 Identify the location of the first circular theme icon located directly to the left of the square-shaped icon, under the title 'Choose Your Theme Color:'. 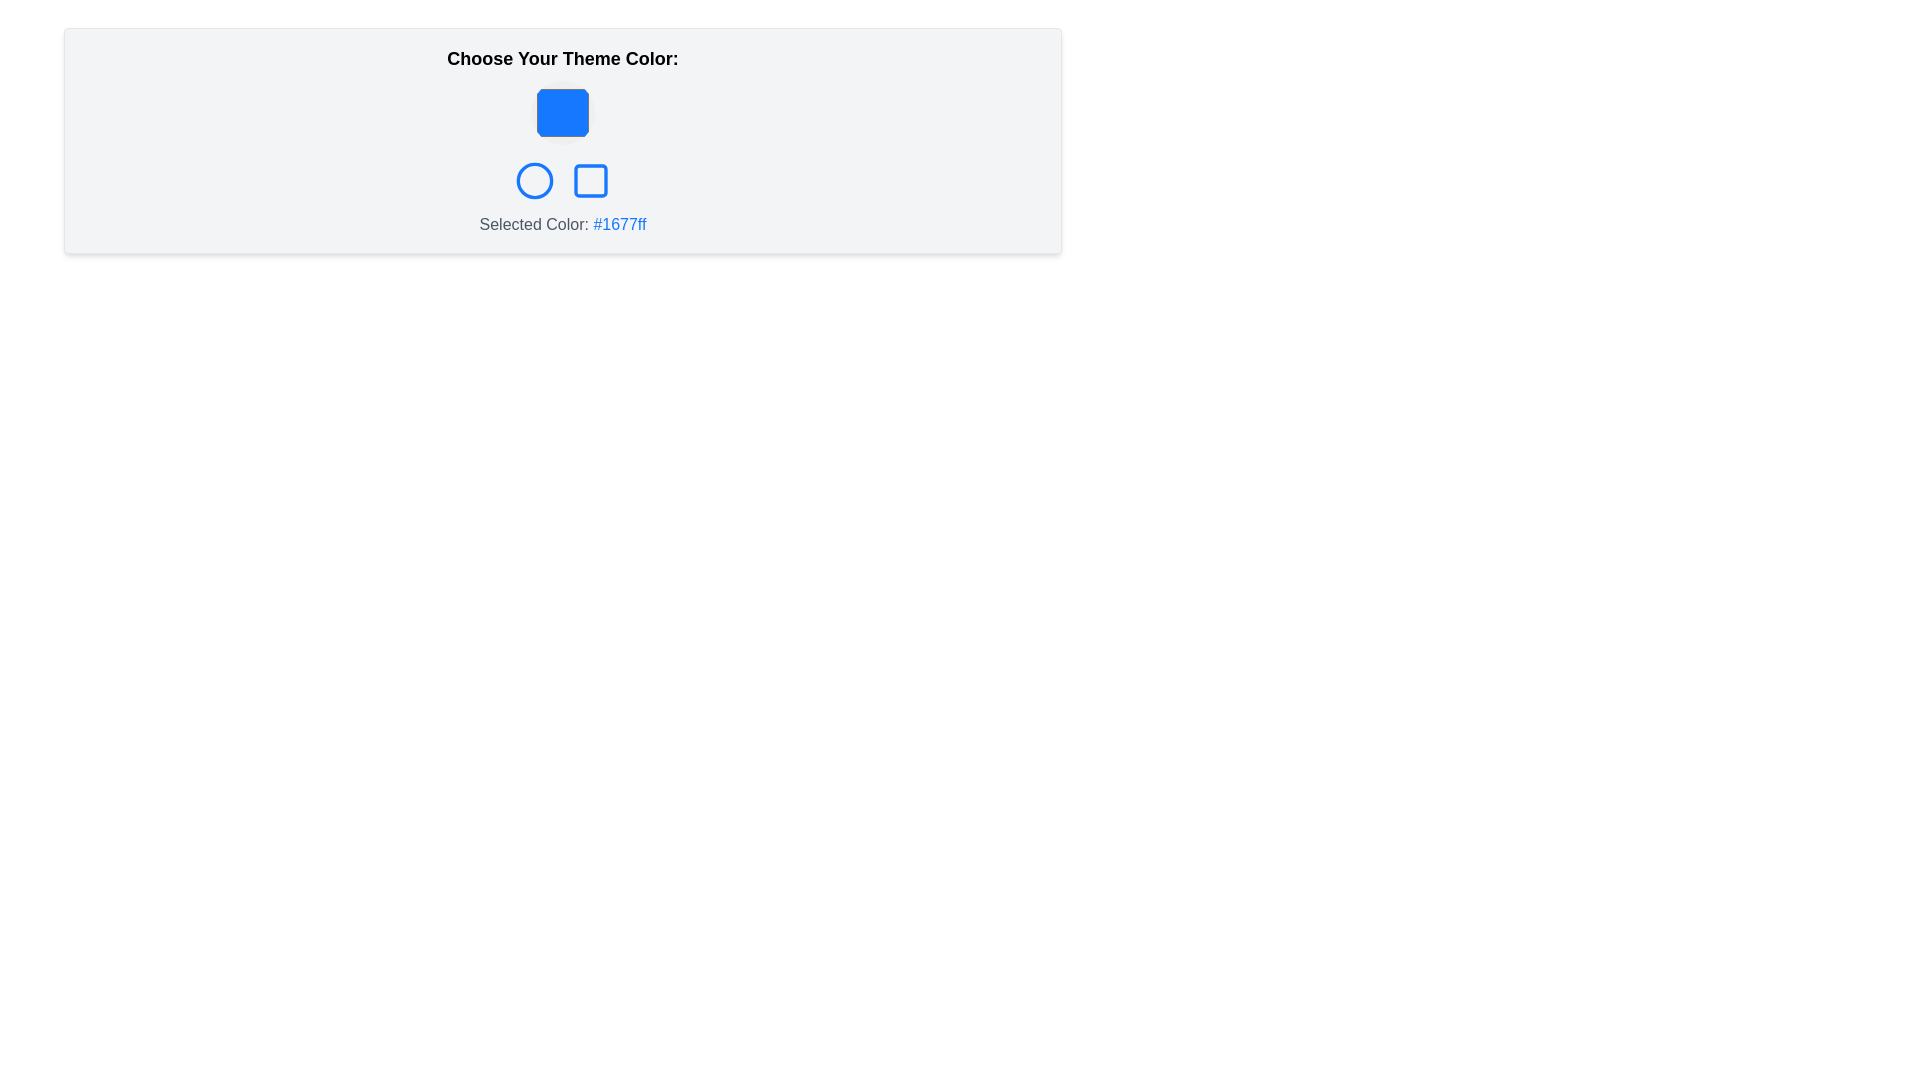
(534, 181).